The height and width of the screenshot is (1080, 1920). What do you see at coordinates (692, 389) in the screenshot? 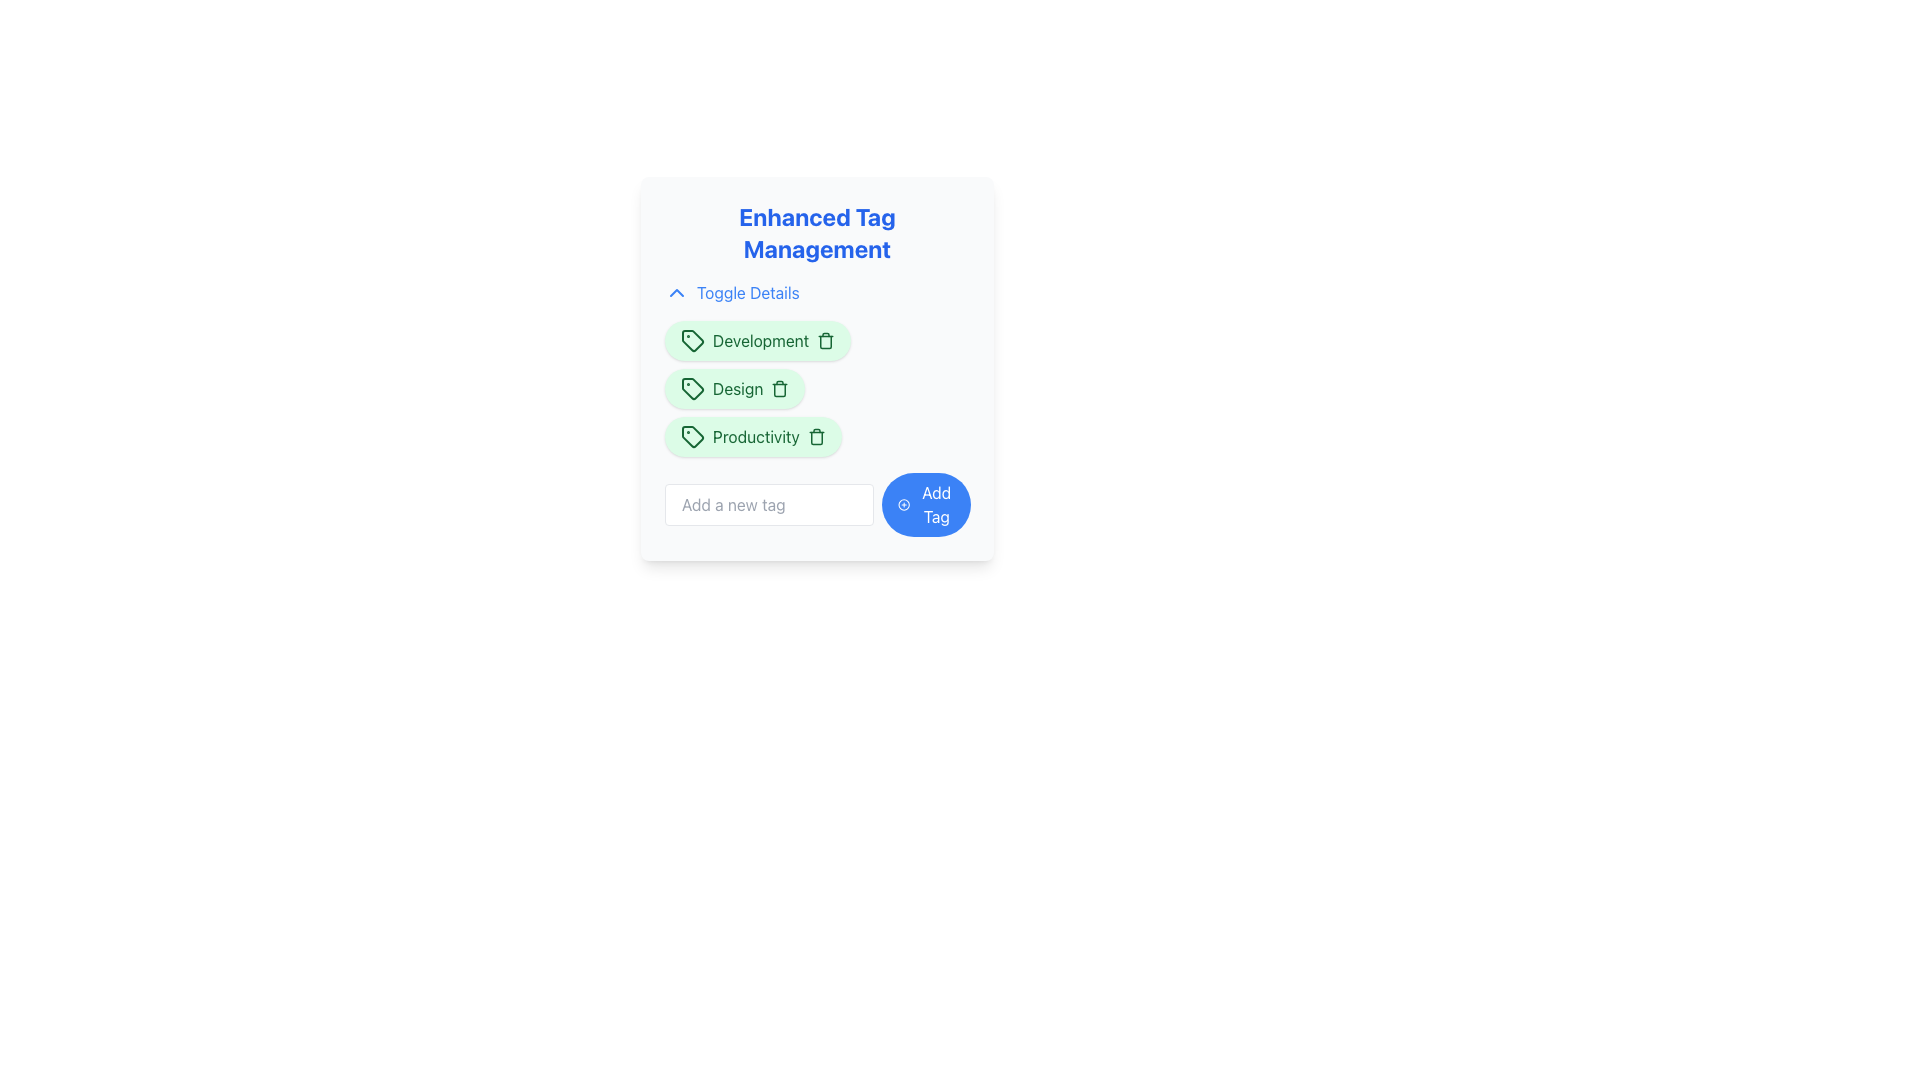
I see `tag icon representing 'Design' located in the Enhanced Tag Management section, which is the first element in a horizontal arrangement` at bounding box center [692, 389].